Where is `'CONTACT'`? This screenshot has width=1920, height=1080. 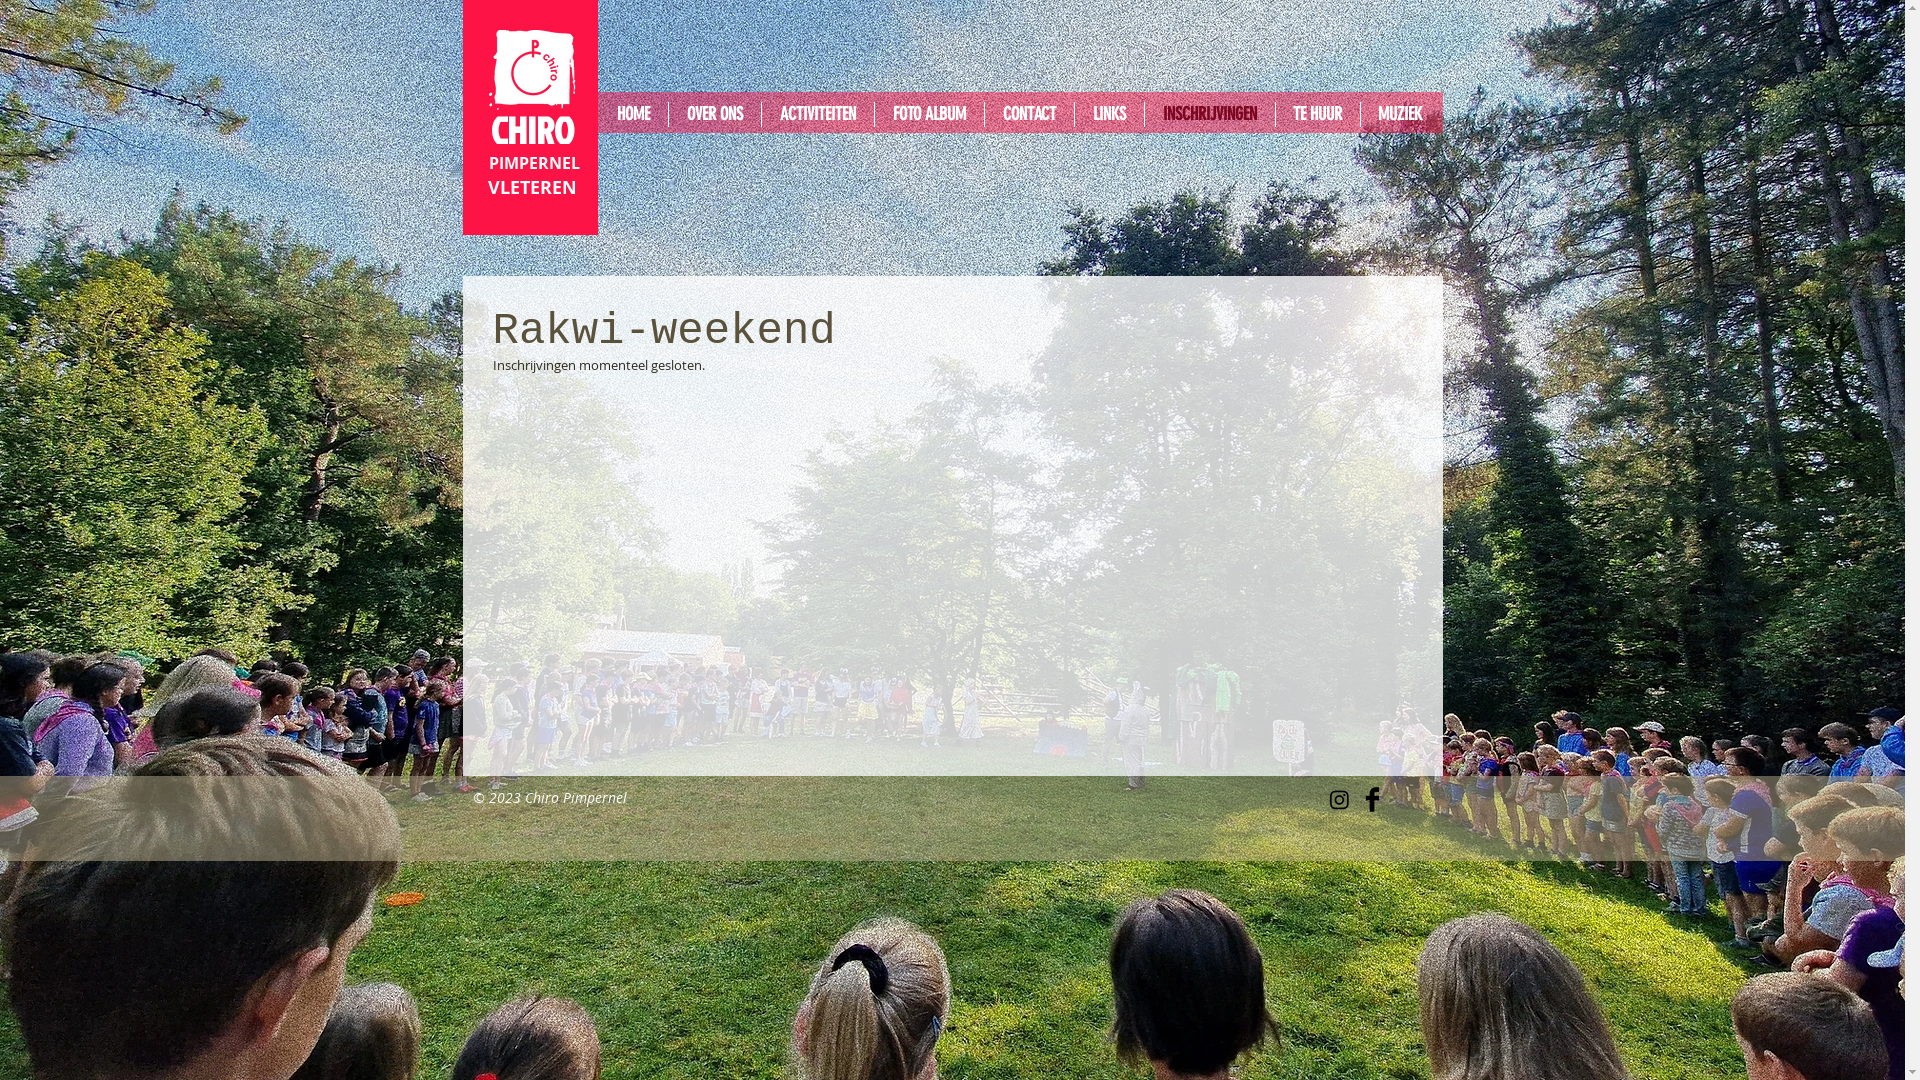
'CONTACT' is located at coordinates (1028, 114).